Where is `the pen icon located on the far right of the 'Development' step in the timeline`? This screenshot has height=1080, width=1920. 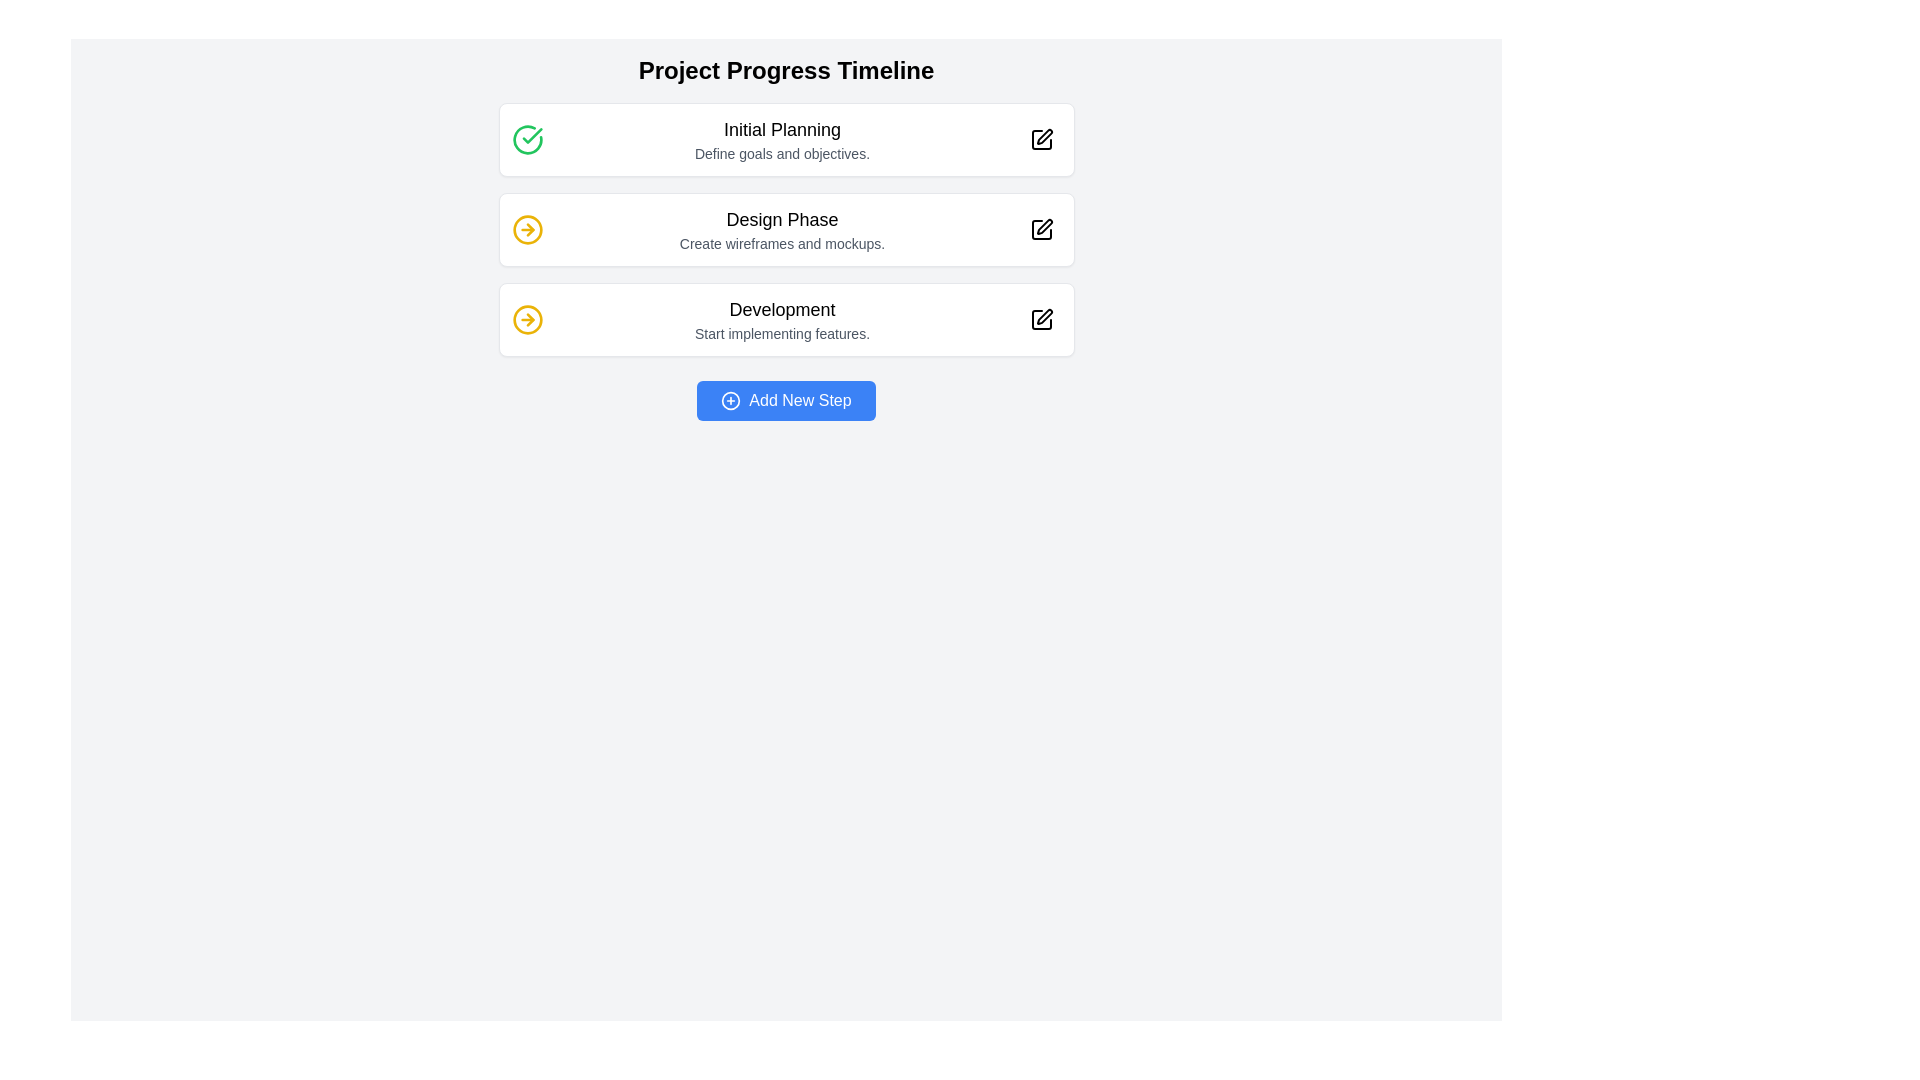
the pen icon located on the far right of the 'Development' step in the timeline is located at coordinates (1043, 315).